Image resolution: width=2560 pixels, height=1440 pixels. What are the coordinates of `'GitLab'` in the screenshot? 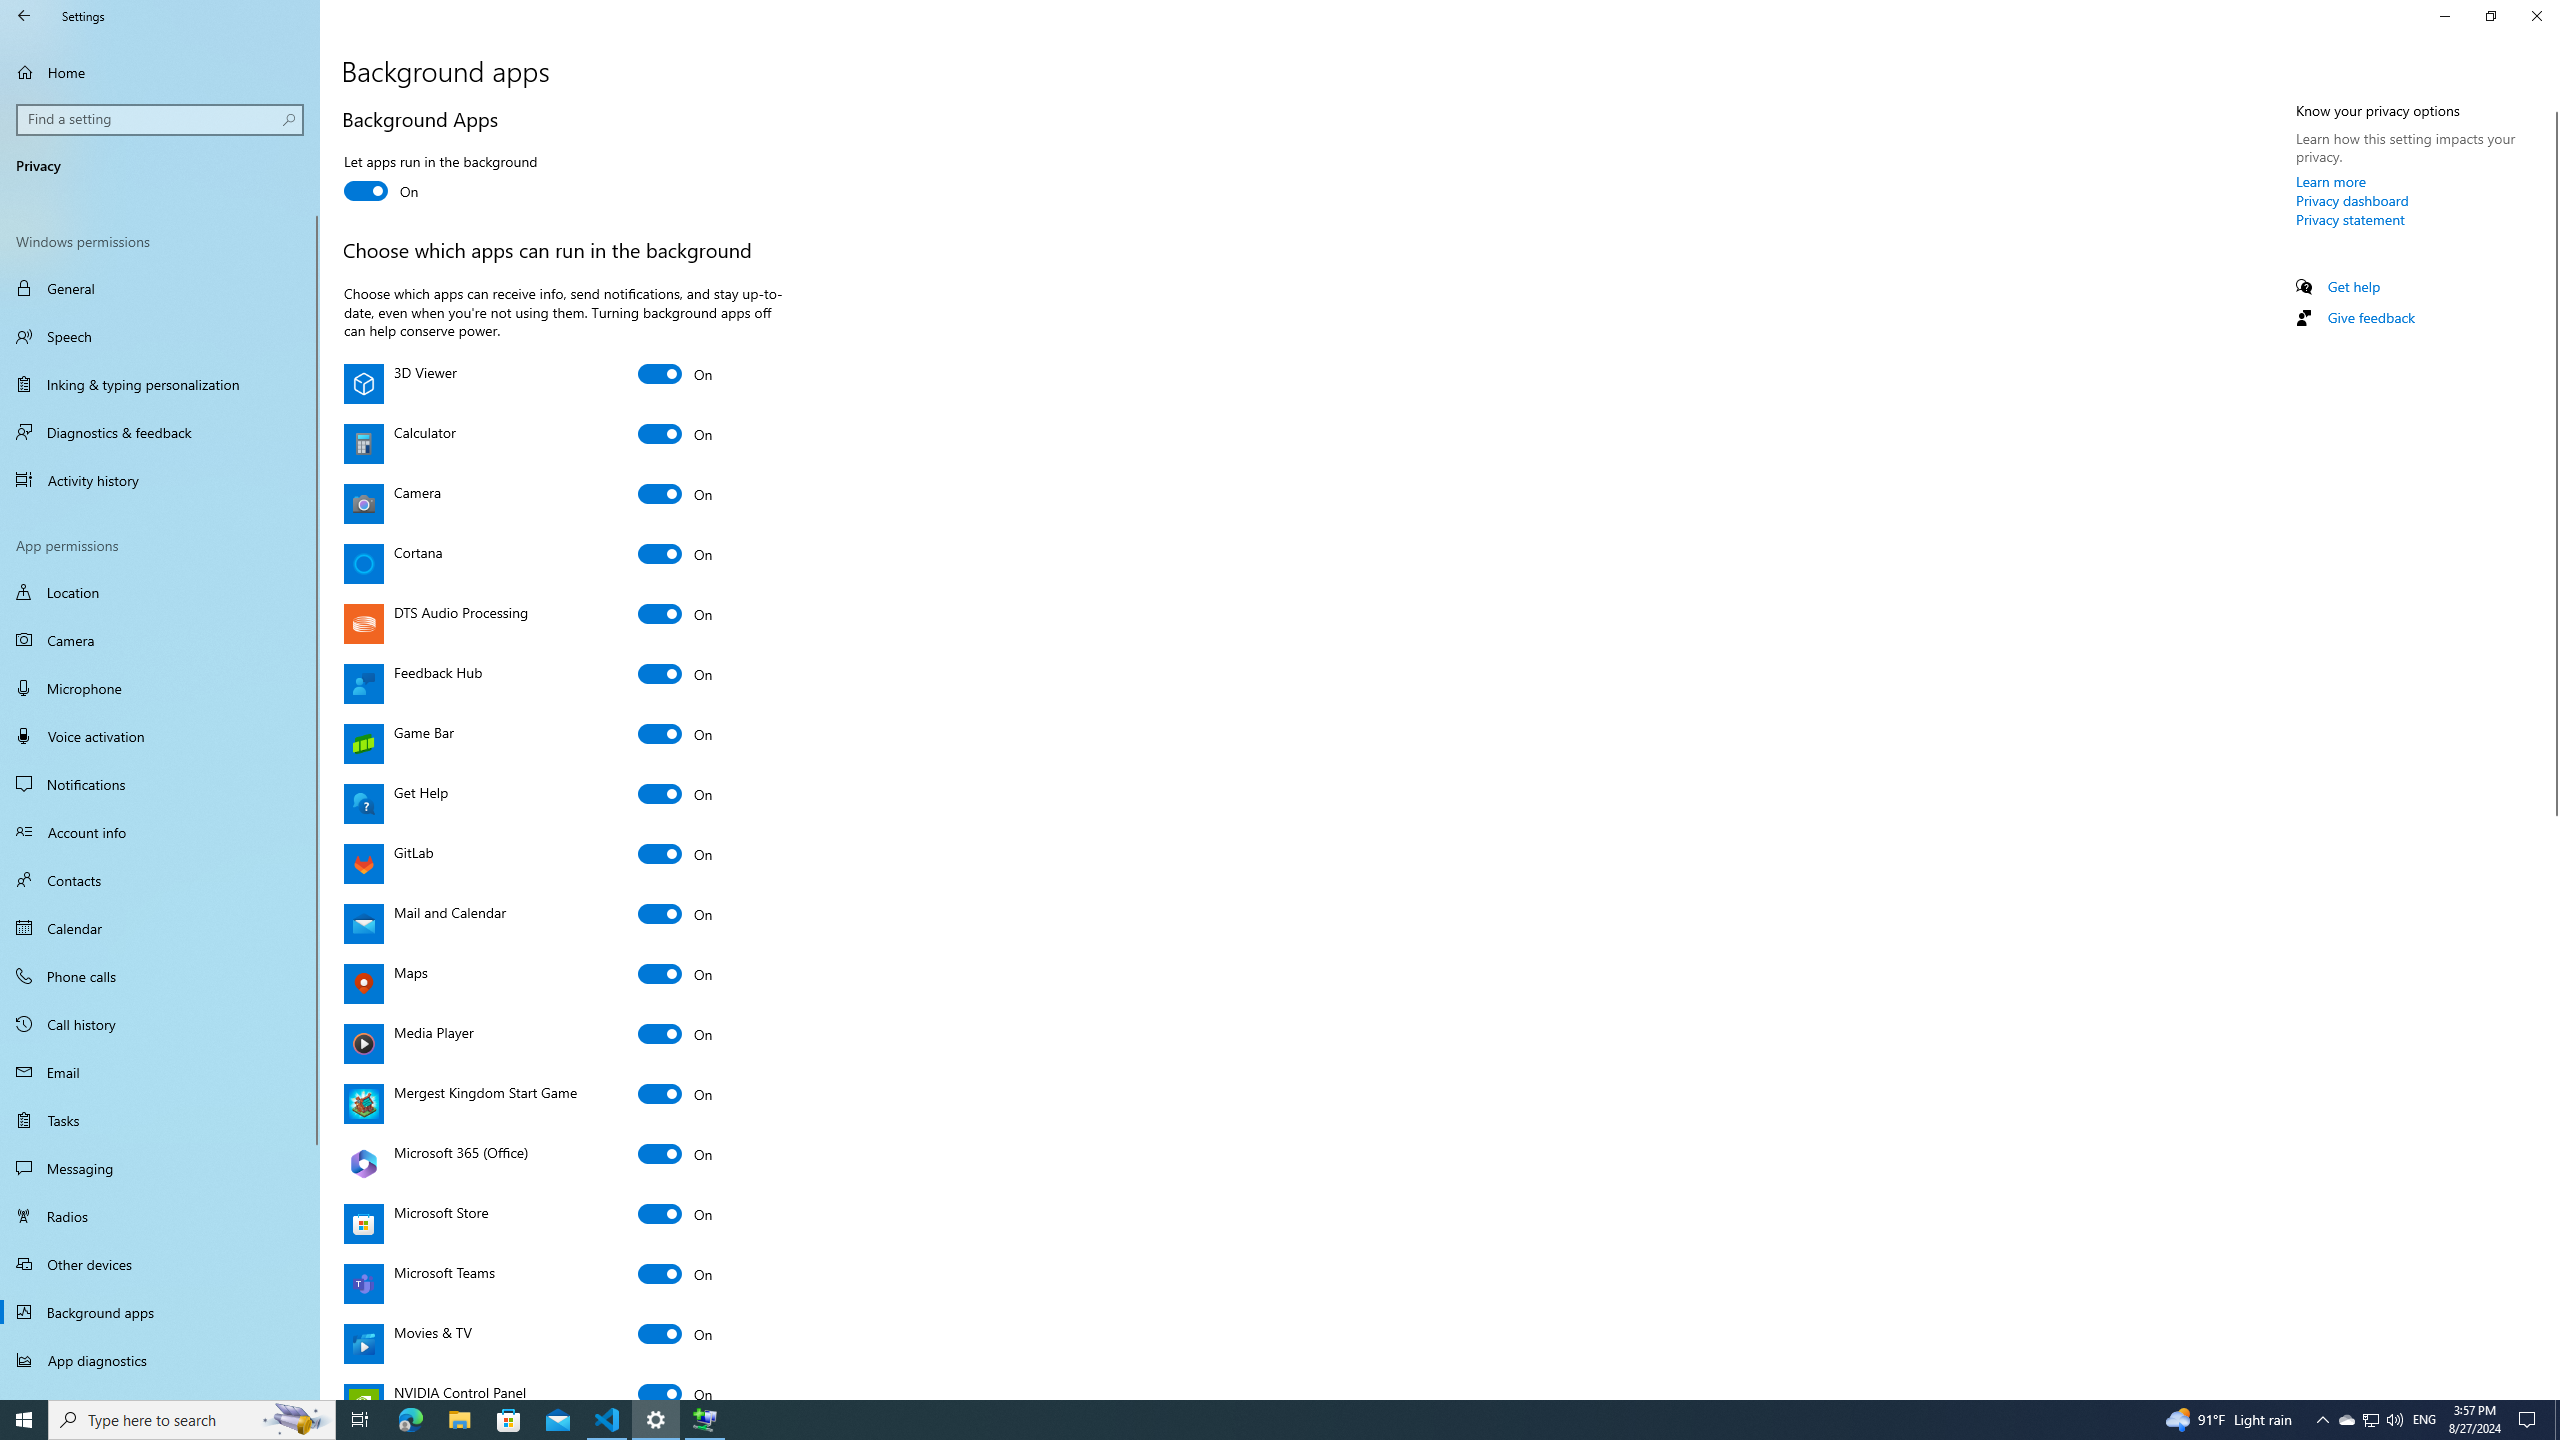 It's located at (674, 853).